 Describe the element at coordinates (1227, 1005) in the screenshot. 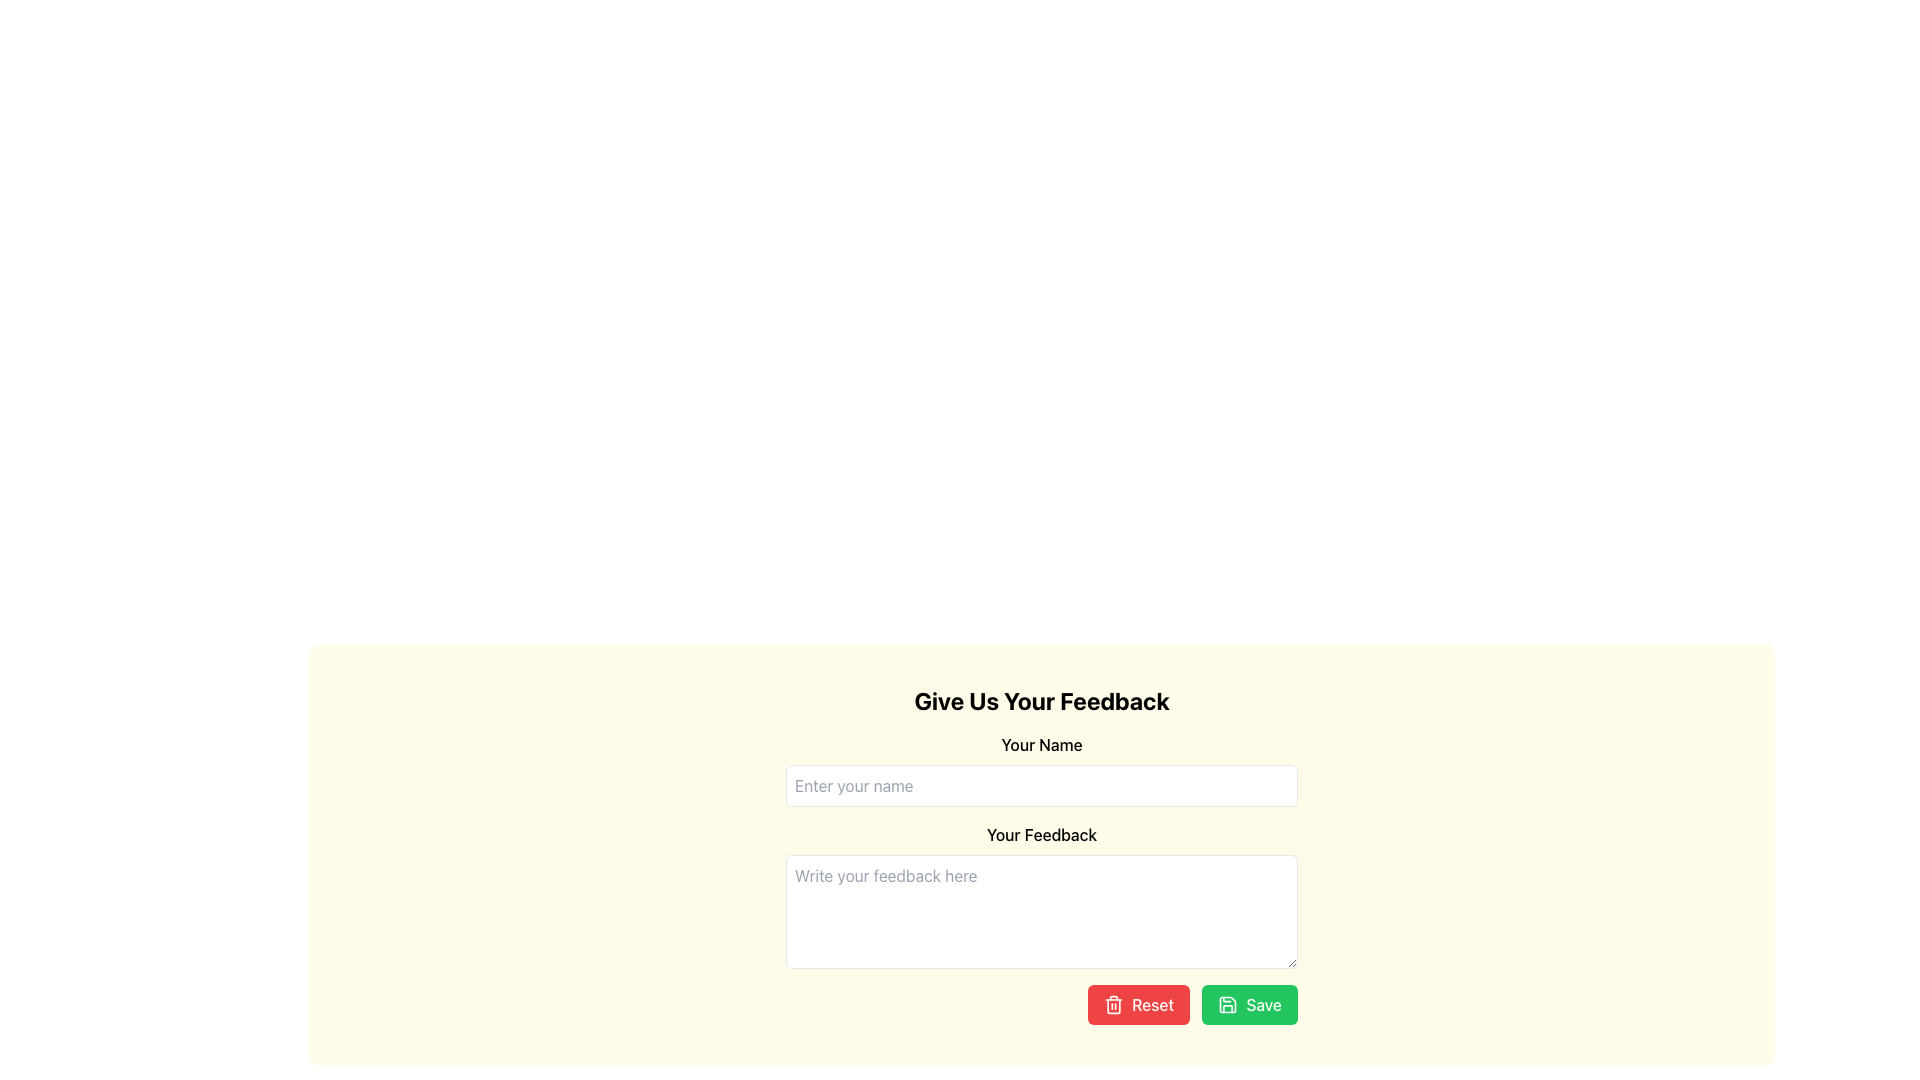

I see `the save icon located within the green 'Save' button at the bottom-right corner of the feedback form interface` at that location.